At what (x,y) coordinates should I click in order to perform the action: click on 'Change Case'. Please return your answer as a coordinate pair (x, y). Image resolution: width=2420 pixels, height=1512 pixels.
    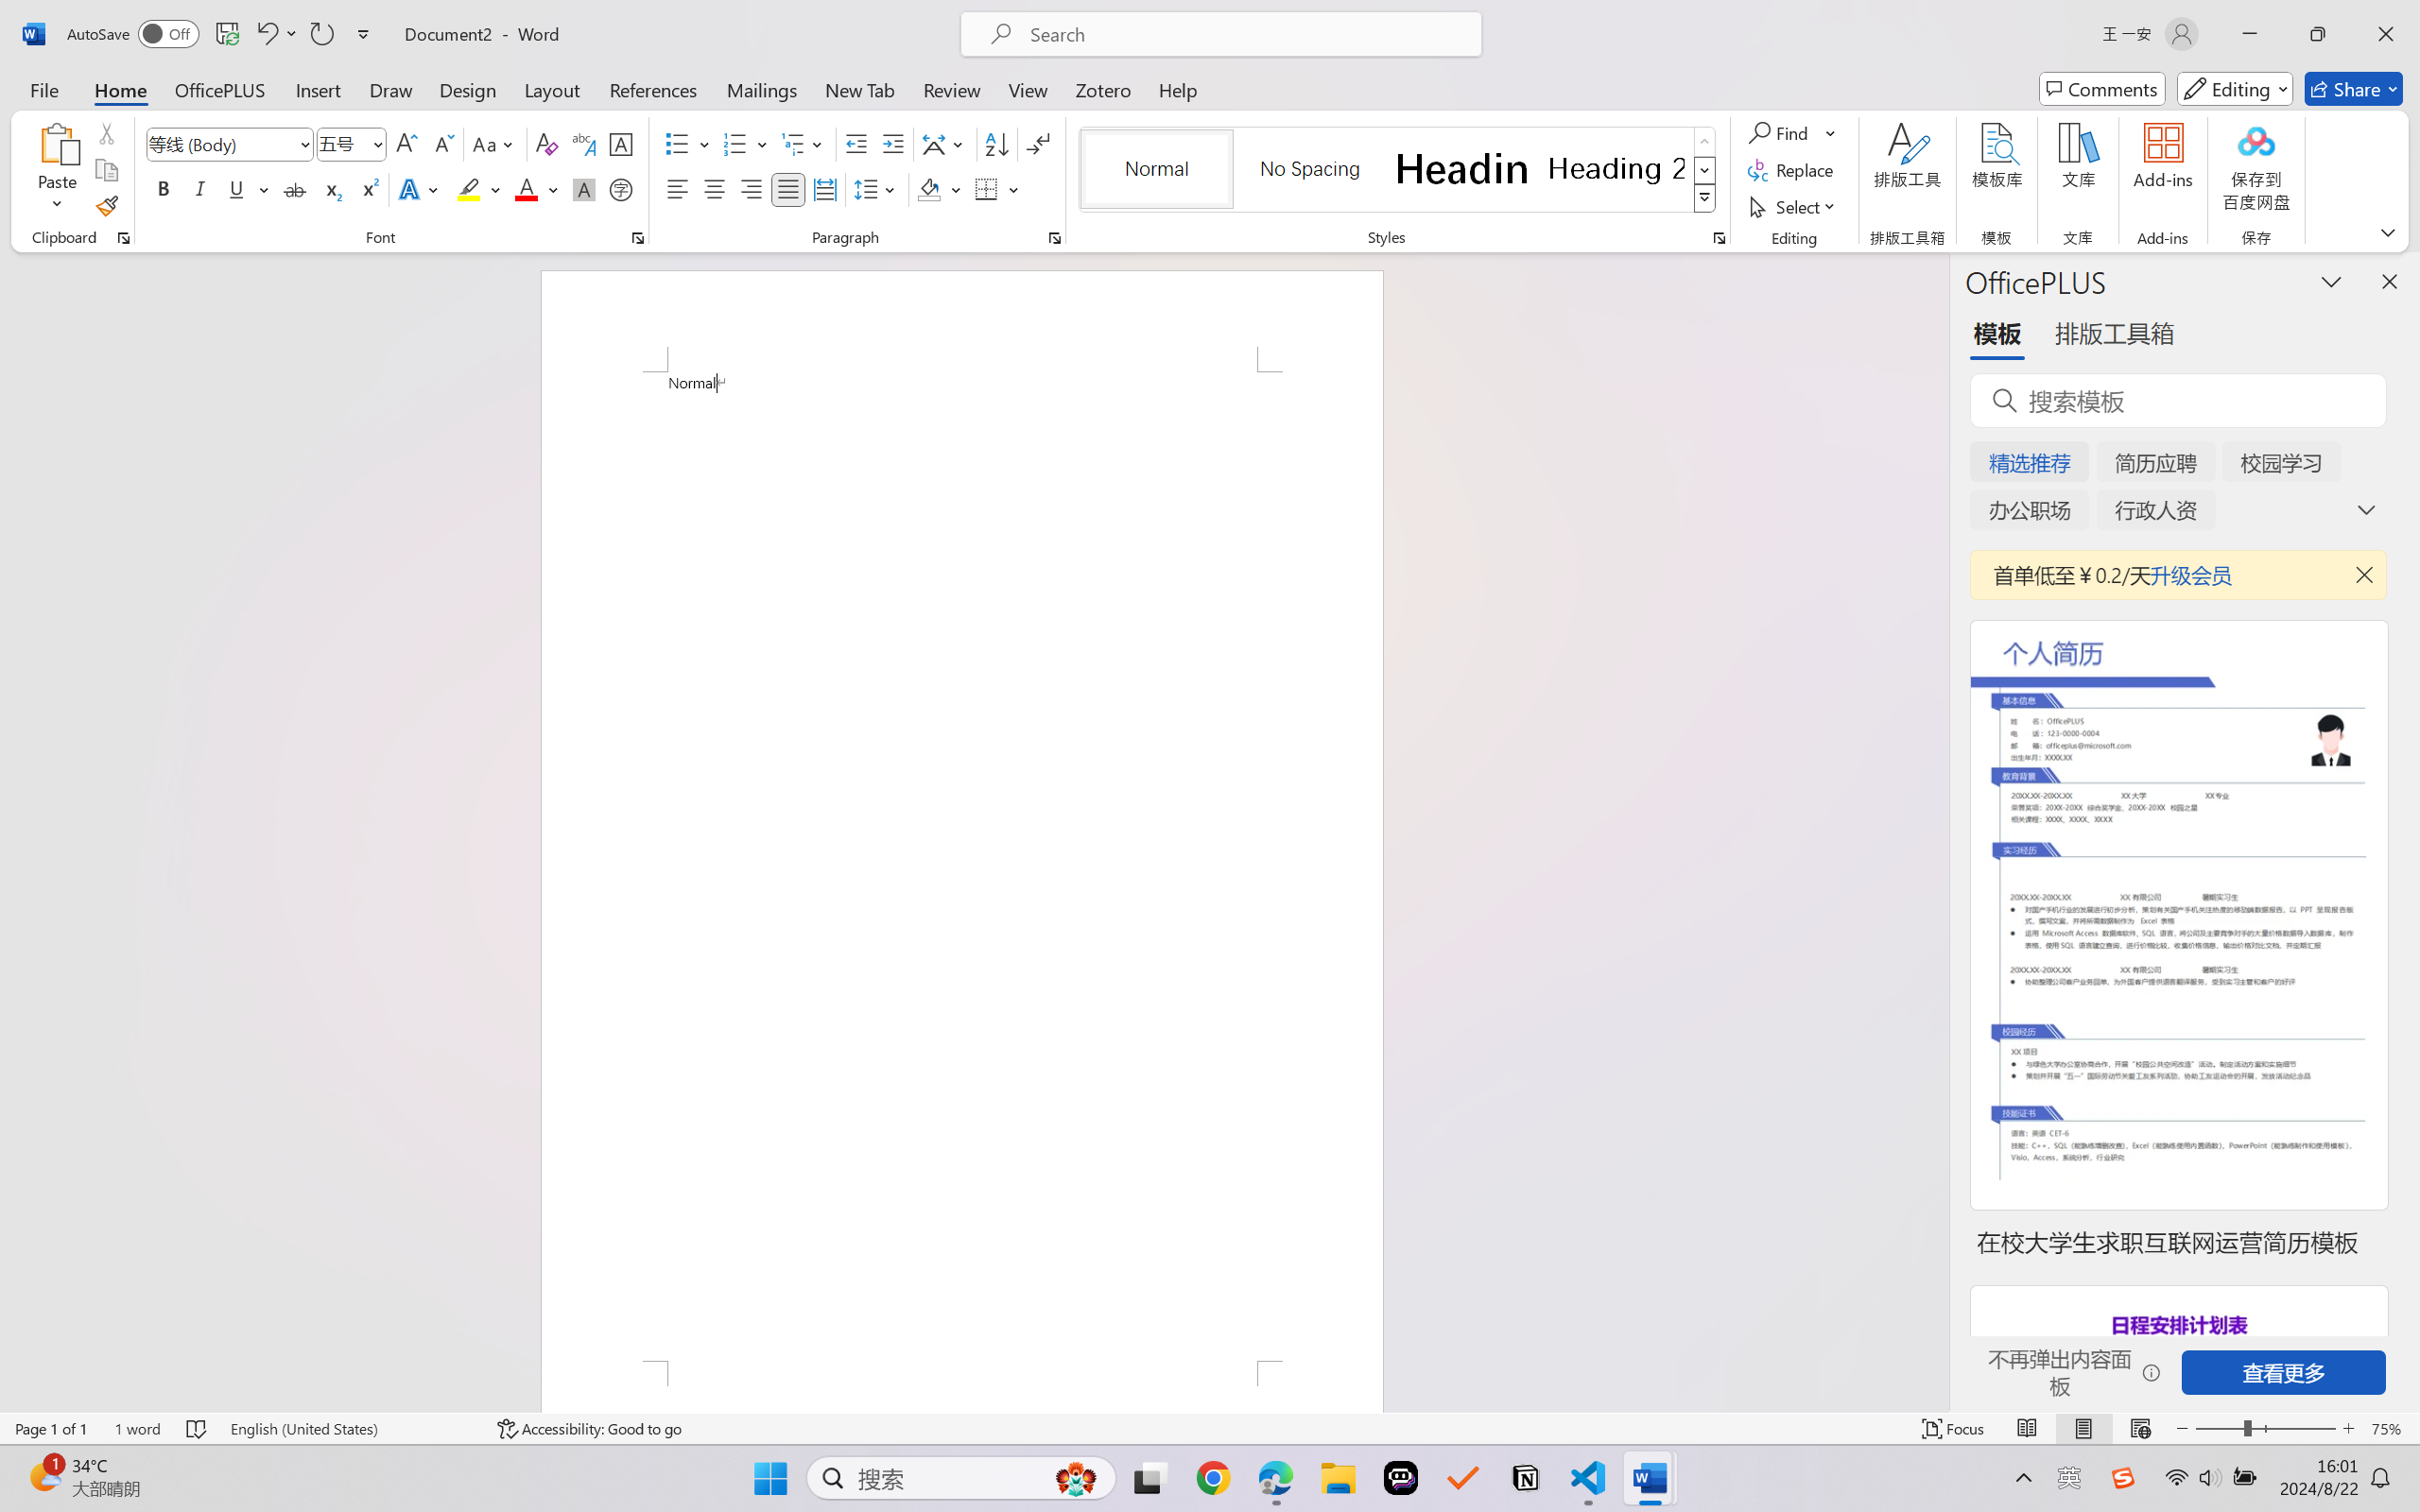
    Looking at the image, I should click on (493, 144).